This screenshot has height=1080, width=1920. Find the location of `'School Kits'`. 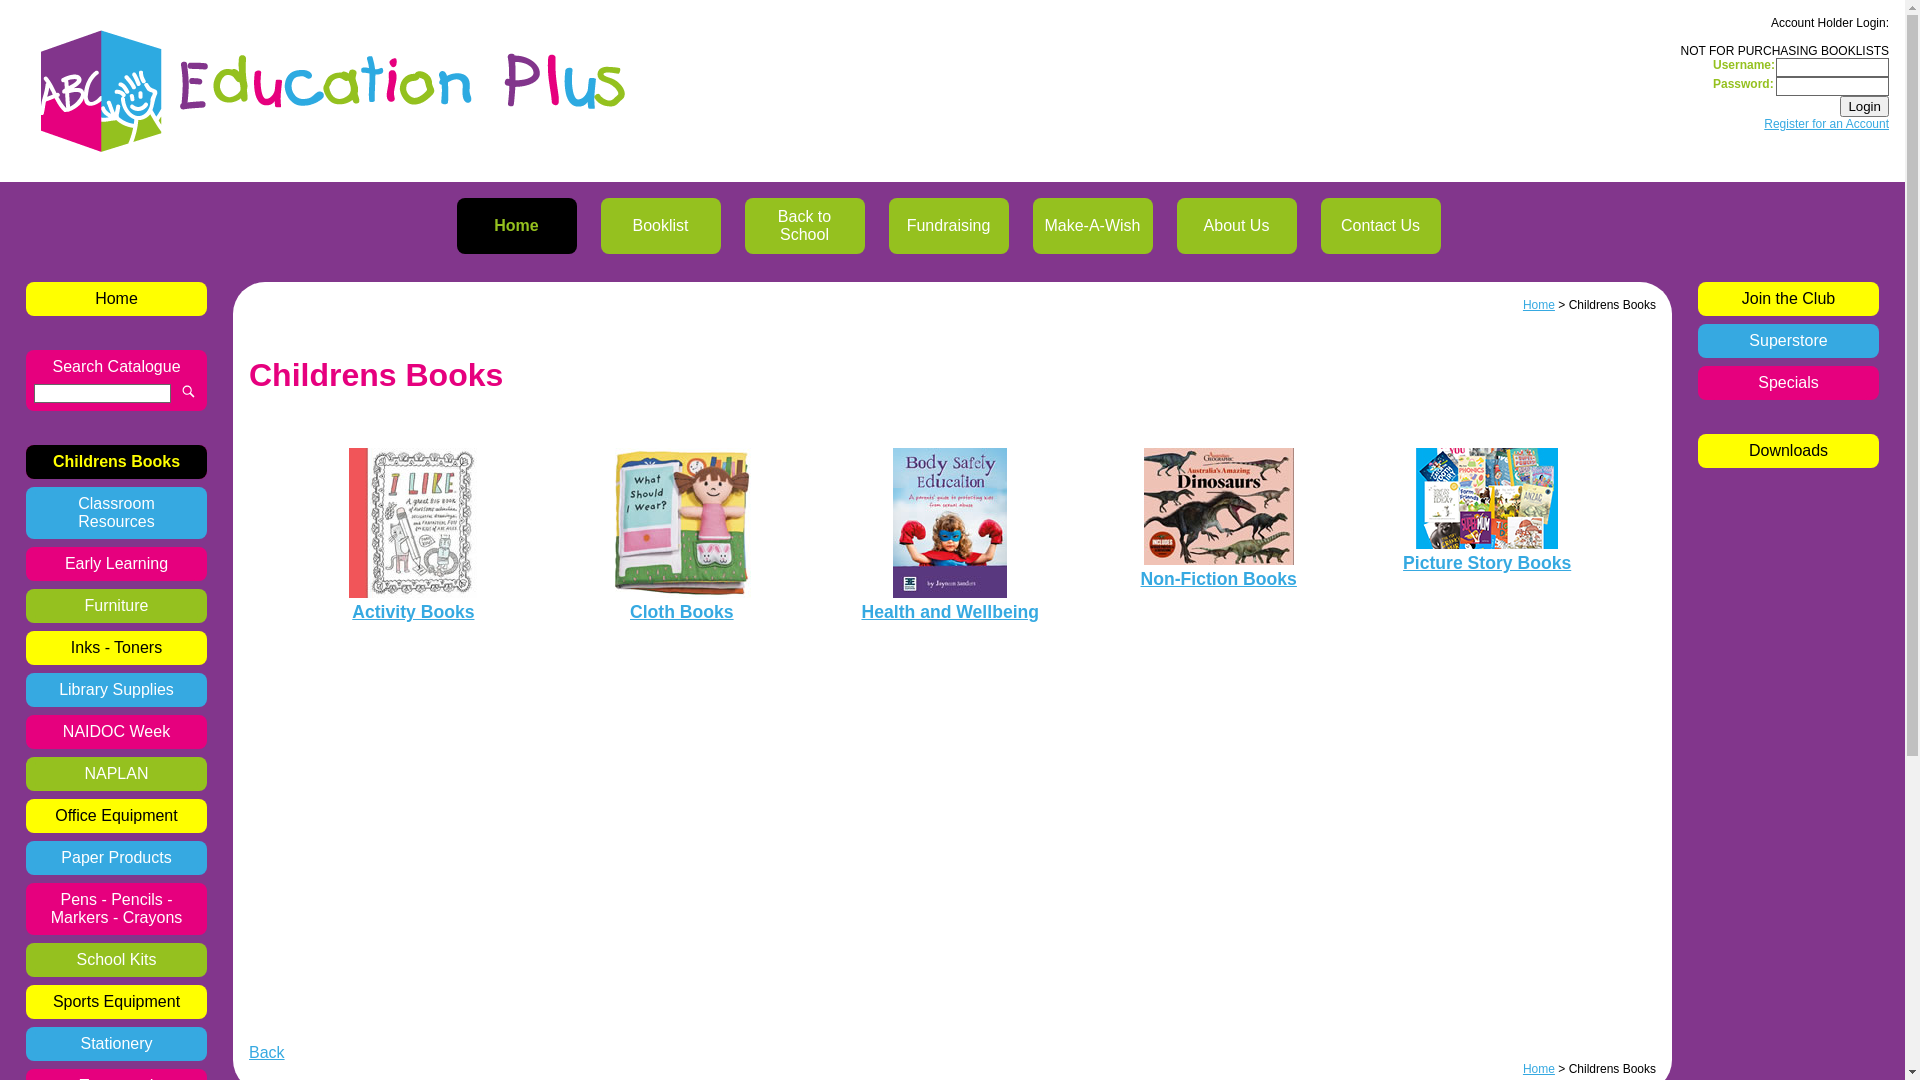

'School Kits' is located at coordinates (115, 959).